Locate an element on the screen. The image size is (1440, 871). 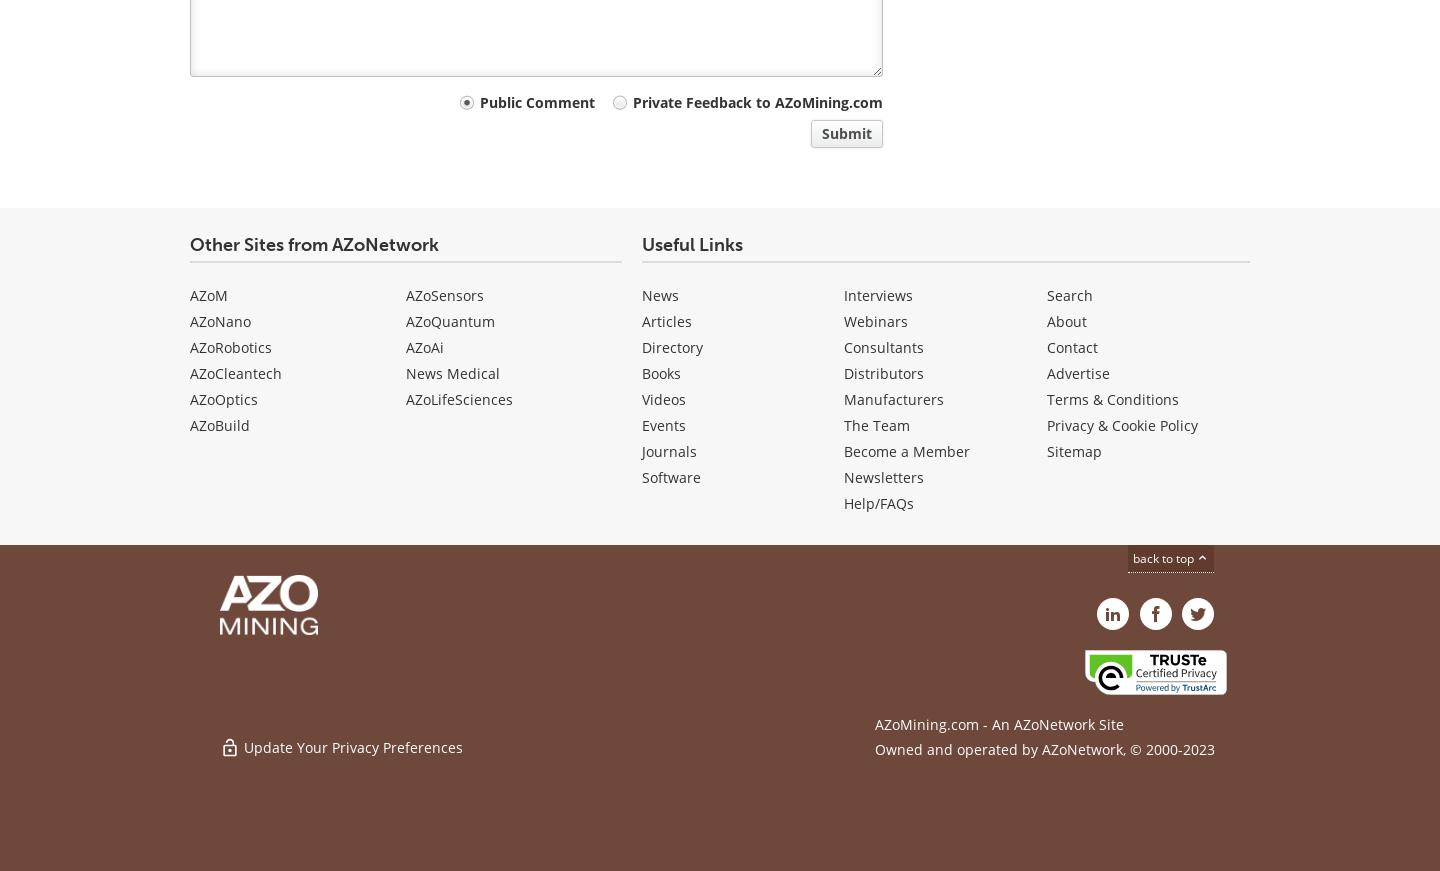
'Manufacturers' is located at coordinates (842, 398).